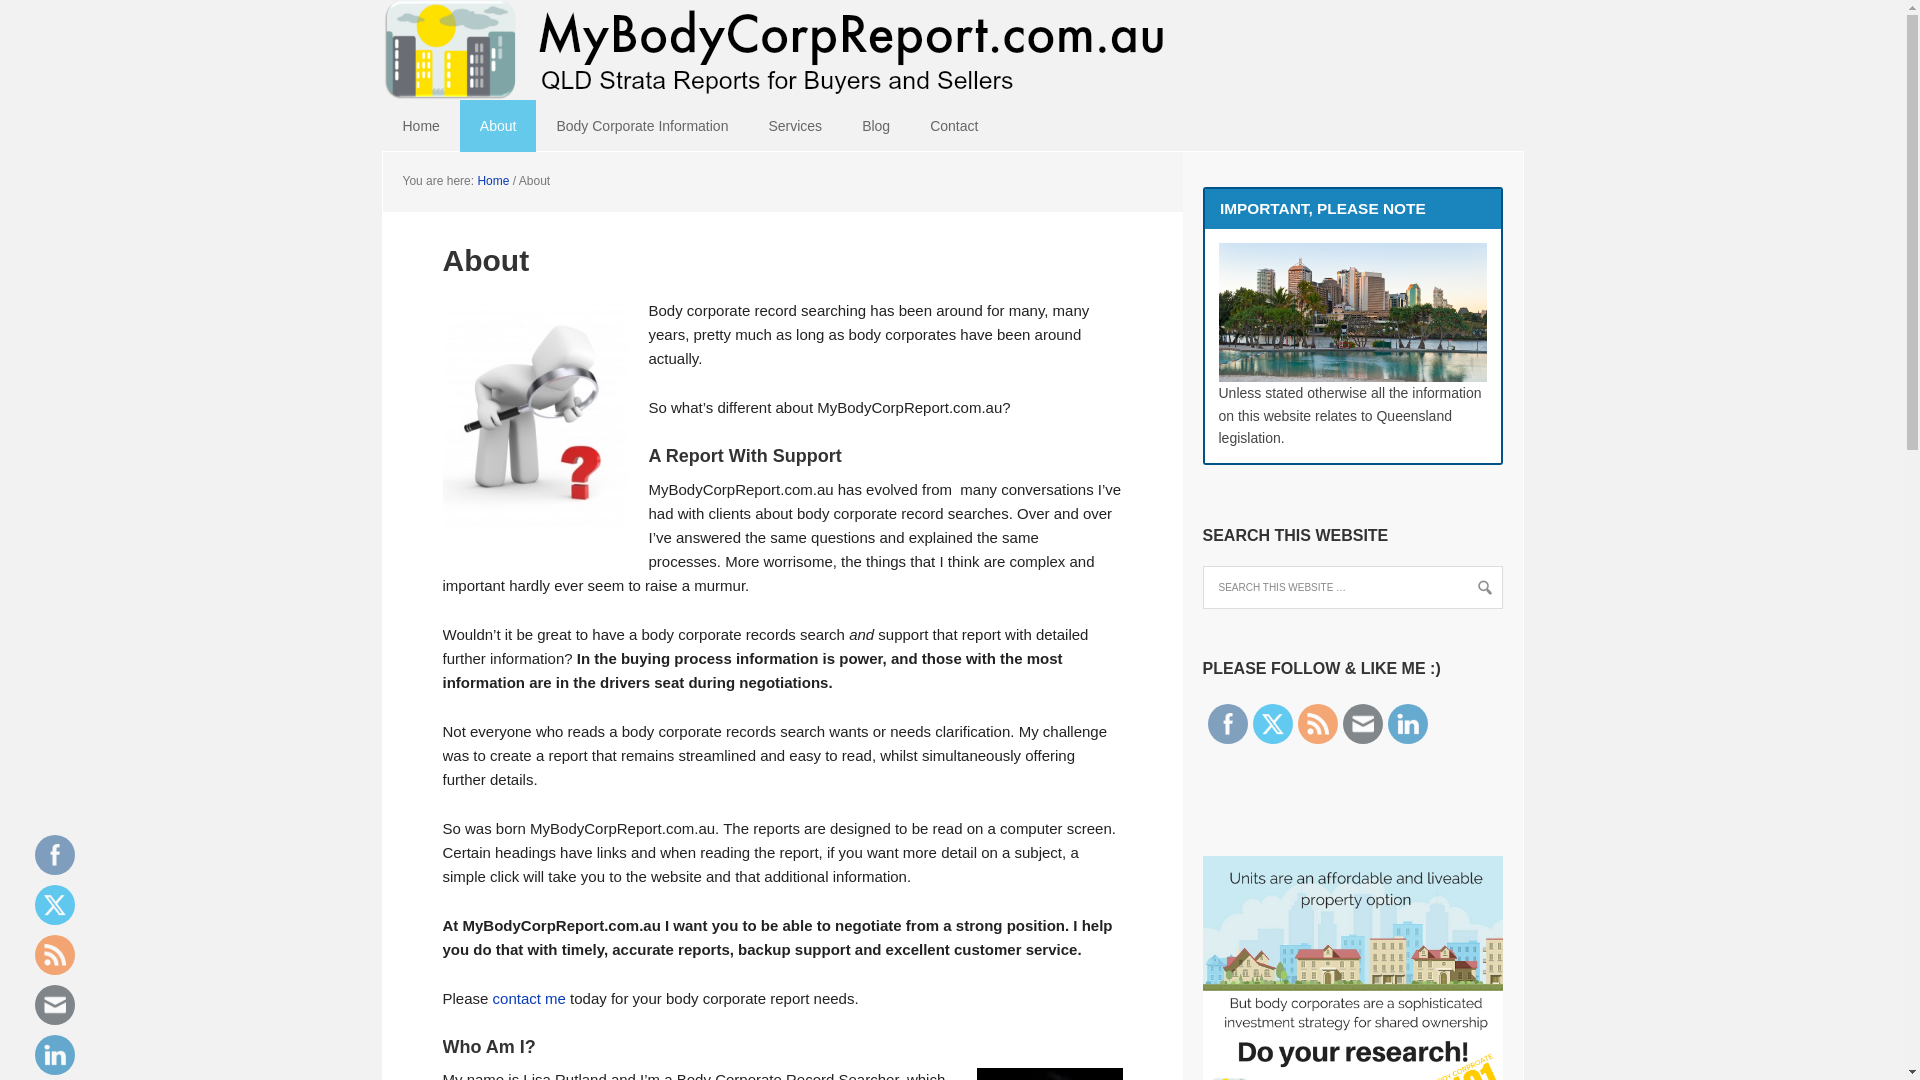  I want to click on 'Body Corporate Information', so click(536, 126).